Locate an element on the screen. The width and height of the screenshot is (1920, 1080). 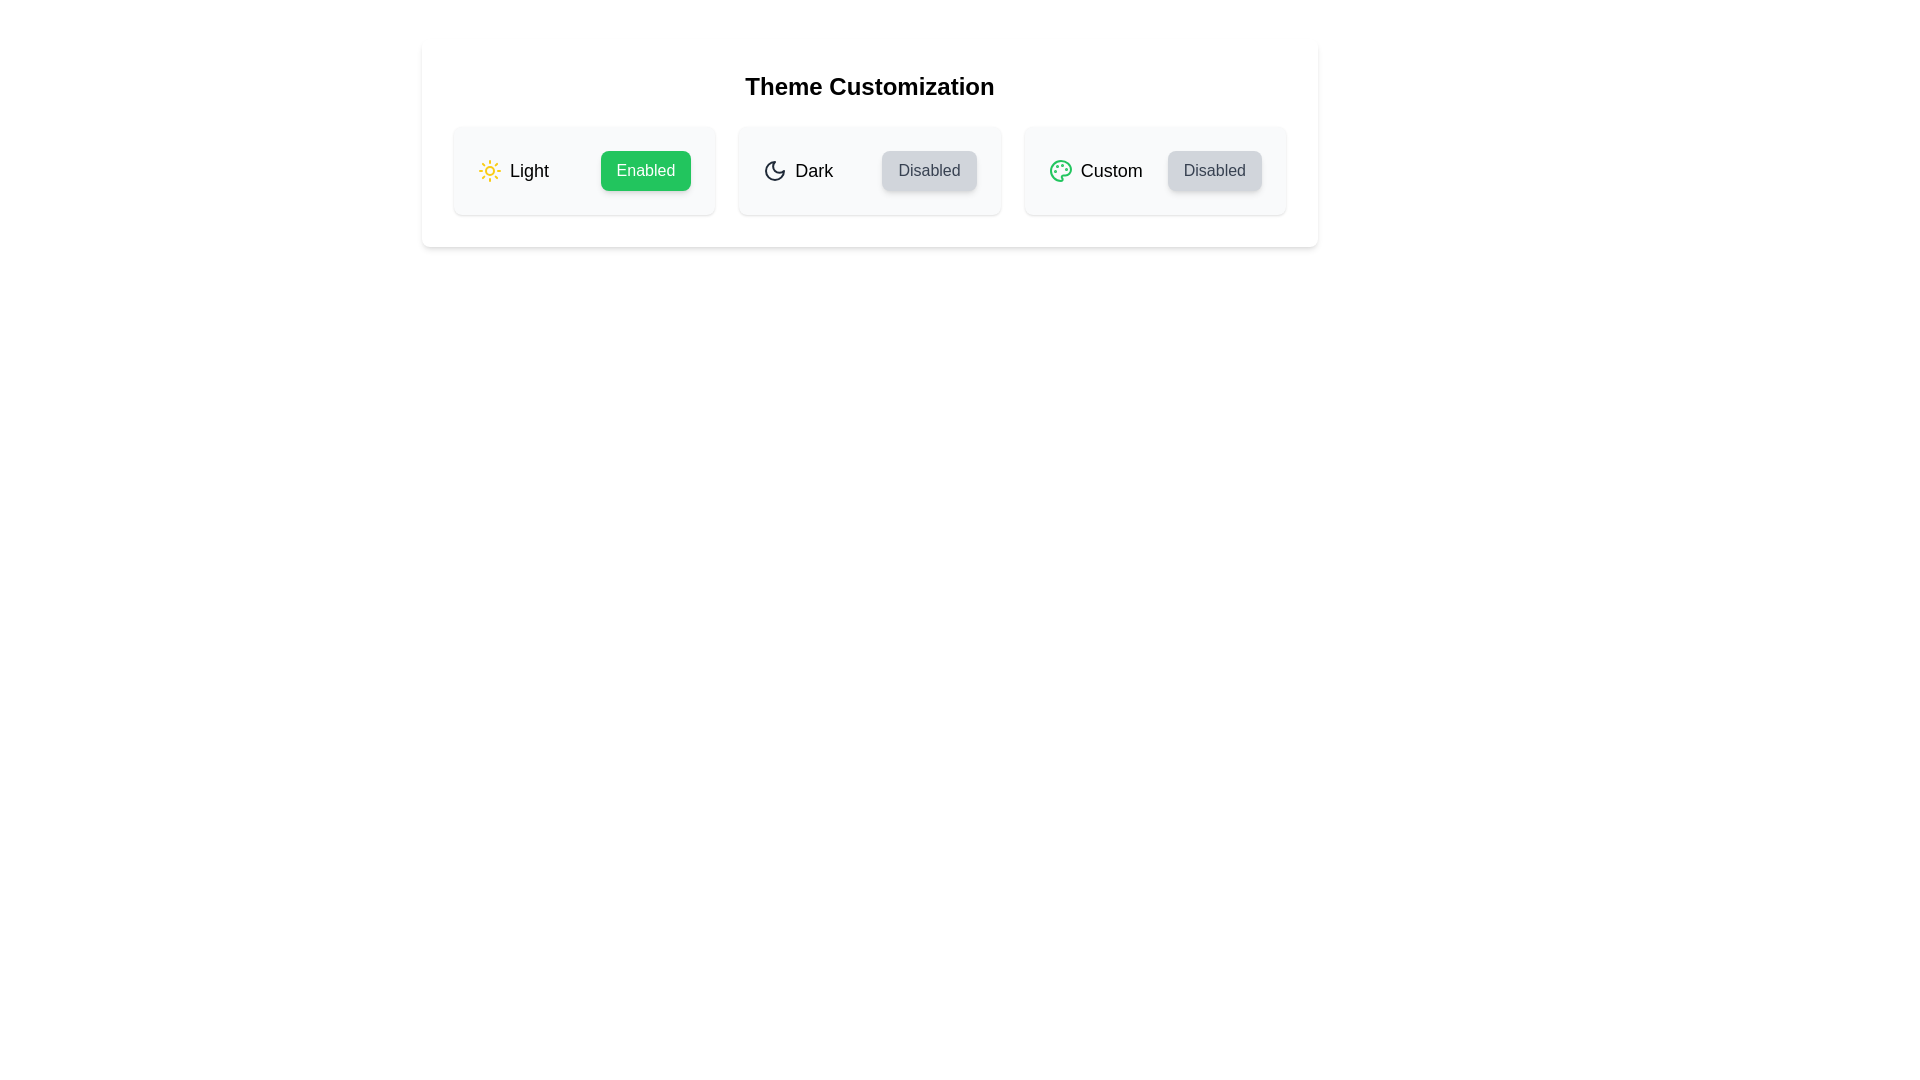
the 'Enabled' button next to the 'Light' label is located at coordinates (645, 169).